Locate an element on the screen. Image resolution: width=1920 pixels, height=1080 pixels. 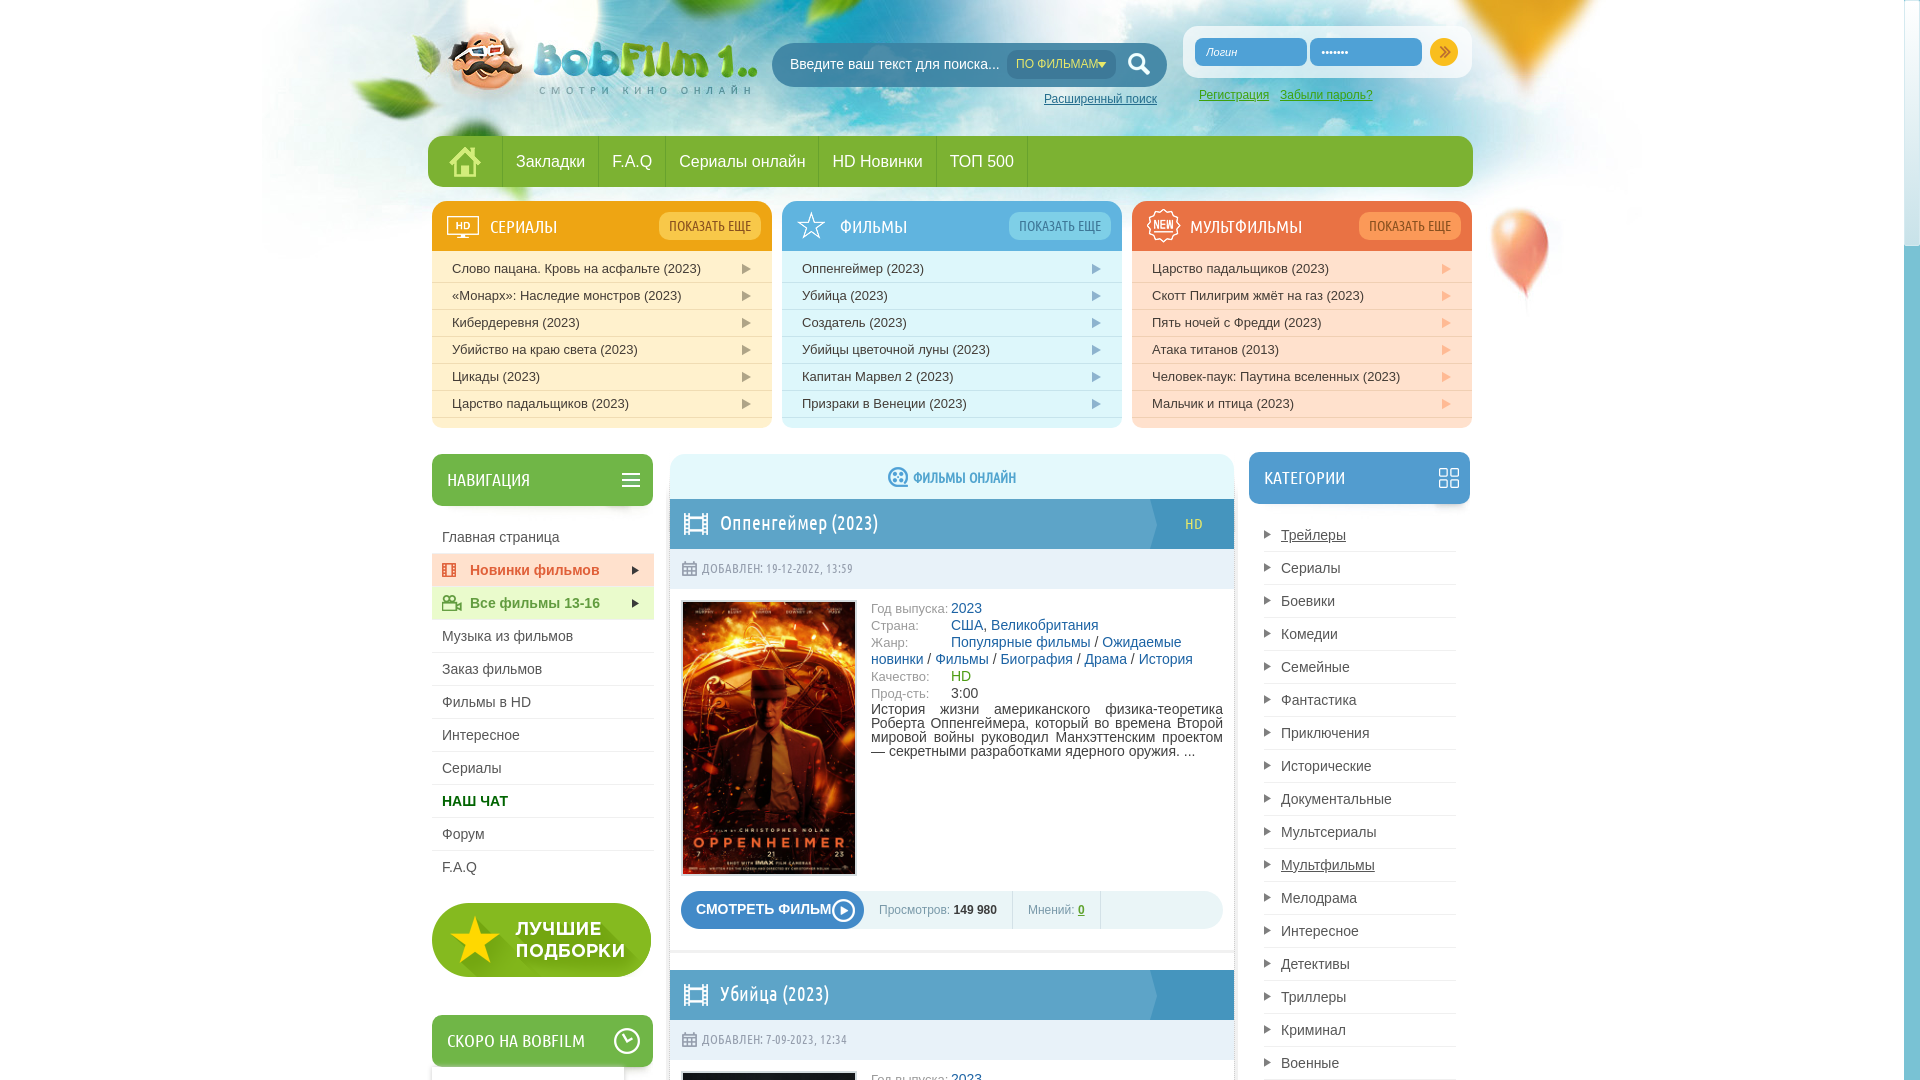
'F.A.Q' is located at coordinates (598, 160).